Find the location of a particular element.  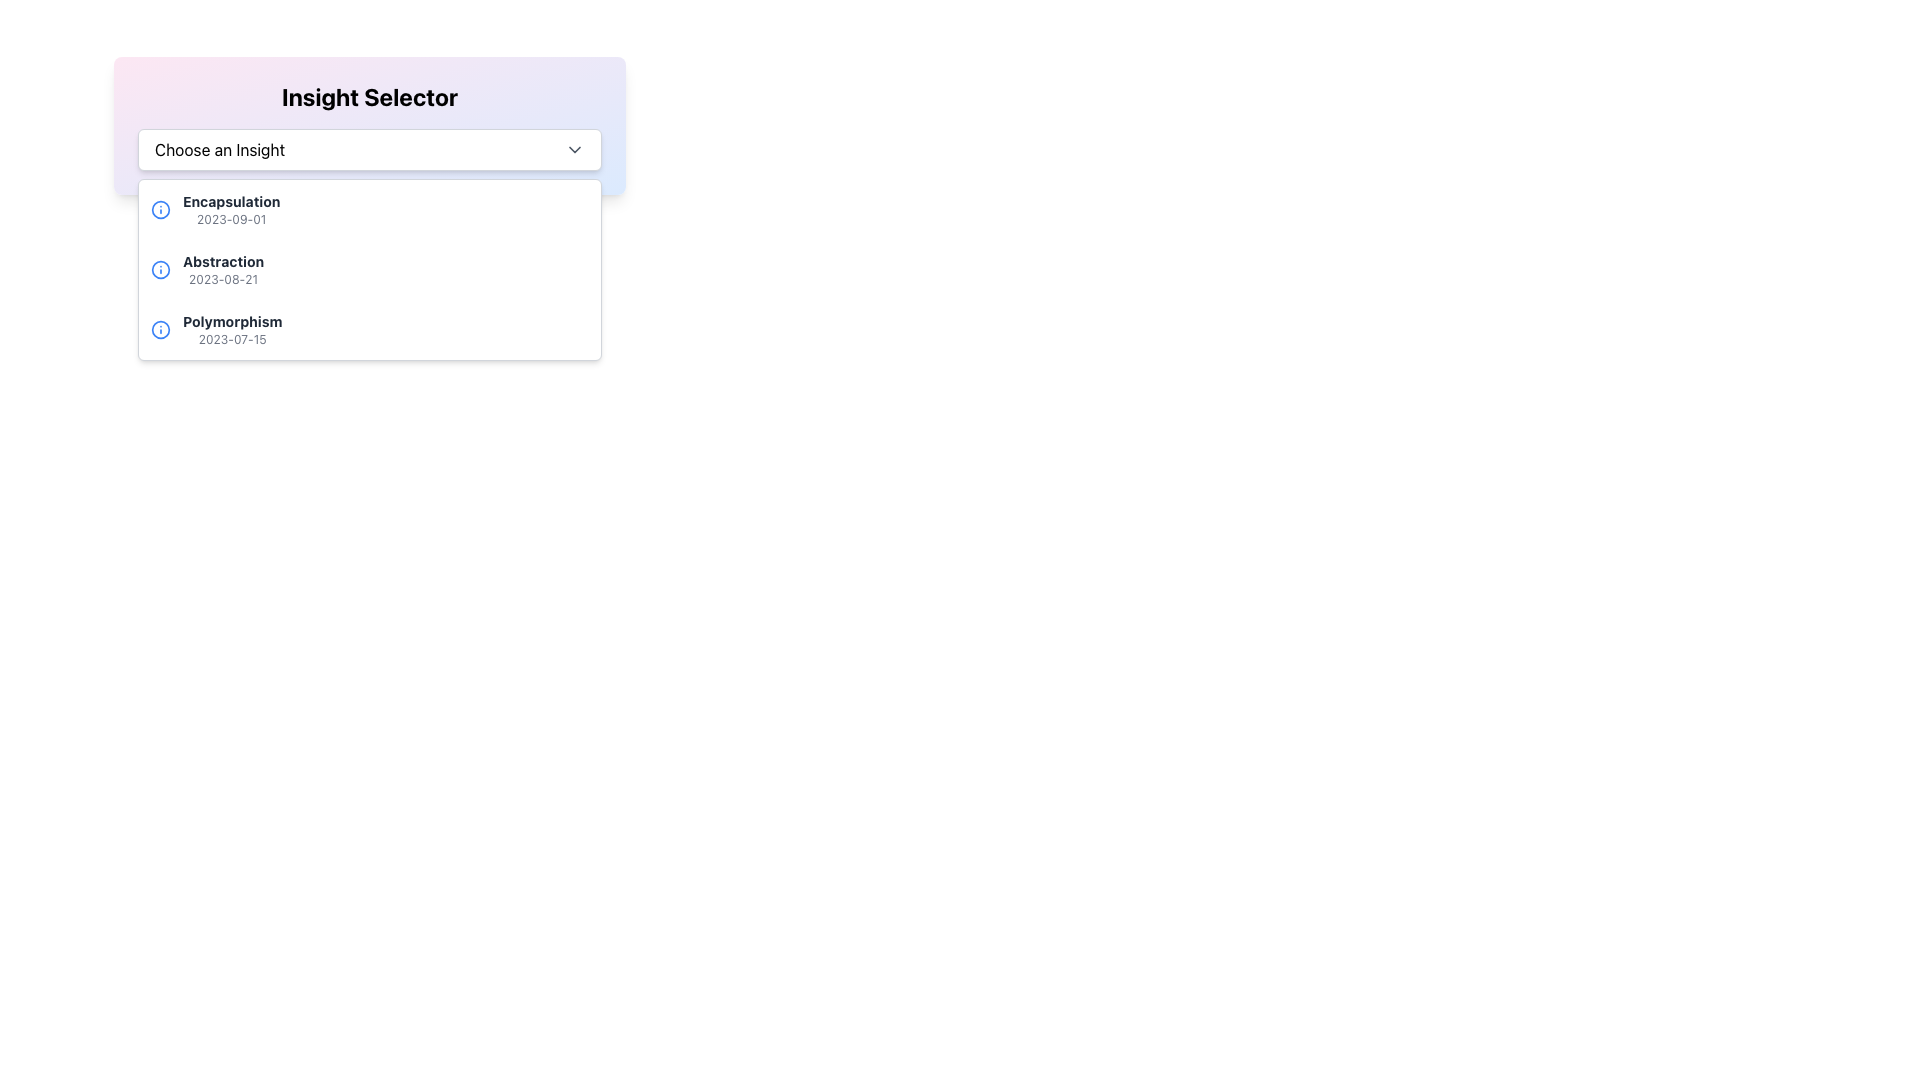

the second selectable list item in the 'Insight Selector' dropdown, which displays 'Abstraction' and '2023-08-21' is located at coordinates (223, 270).